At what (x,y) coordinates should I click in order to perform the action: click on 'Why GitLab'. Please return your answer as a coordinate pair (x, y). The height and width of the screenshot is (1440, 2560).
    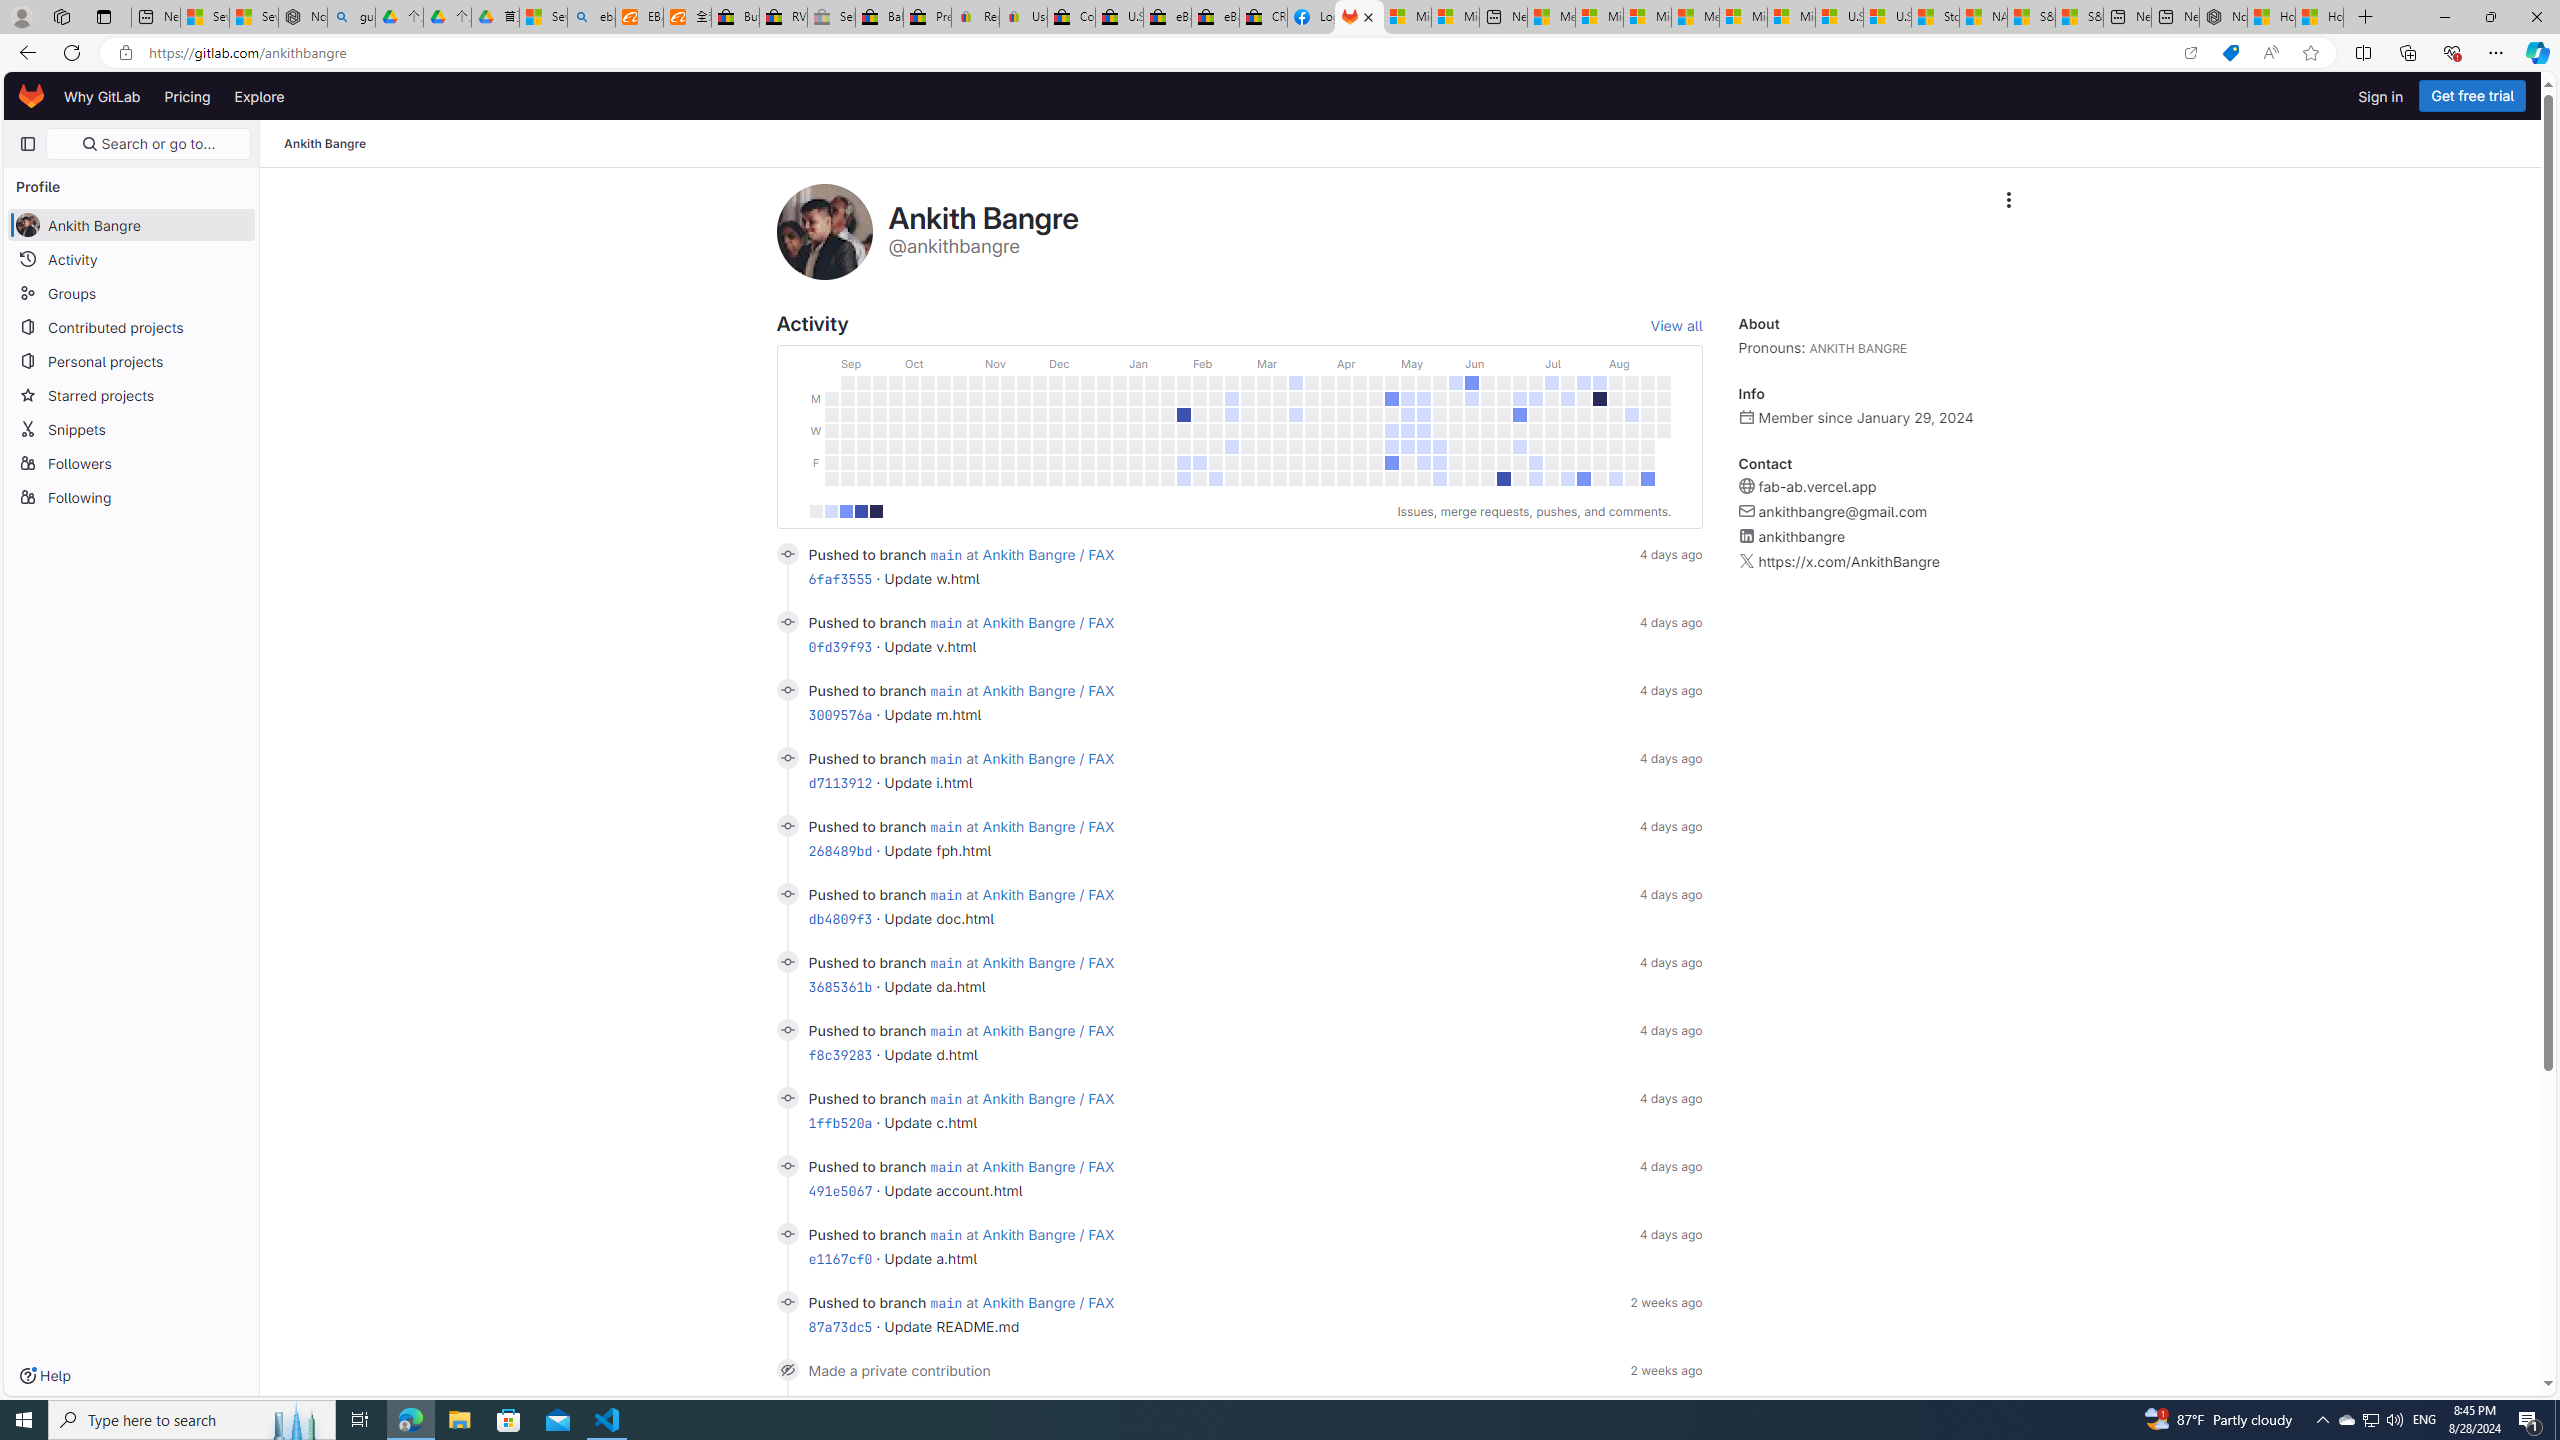
    Looking at the image, I should click on (101, 95).